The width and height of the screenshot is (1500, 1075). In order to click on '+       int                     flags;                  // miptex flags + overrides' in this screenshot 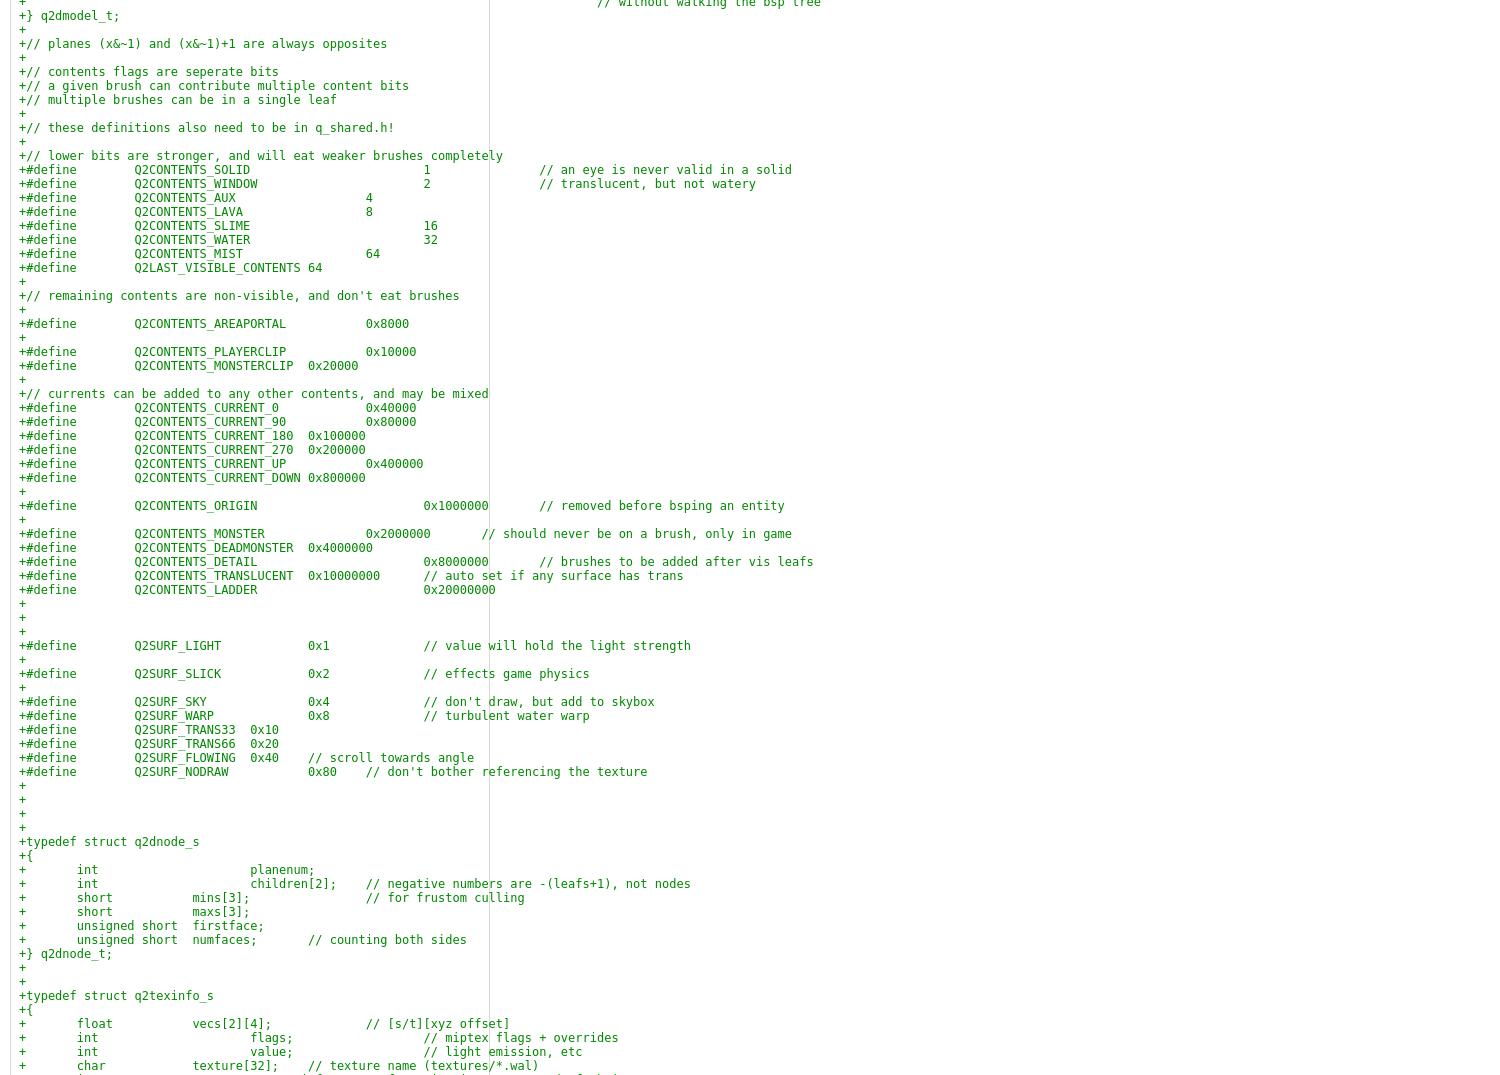, I will do `click(317, 1038)`.